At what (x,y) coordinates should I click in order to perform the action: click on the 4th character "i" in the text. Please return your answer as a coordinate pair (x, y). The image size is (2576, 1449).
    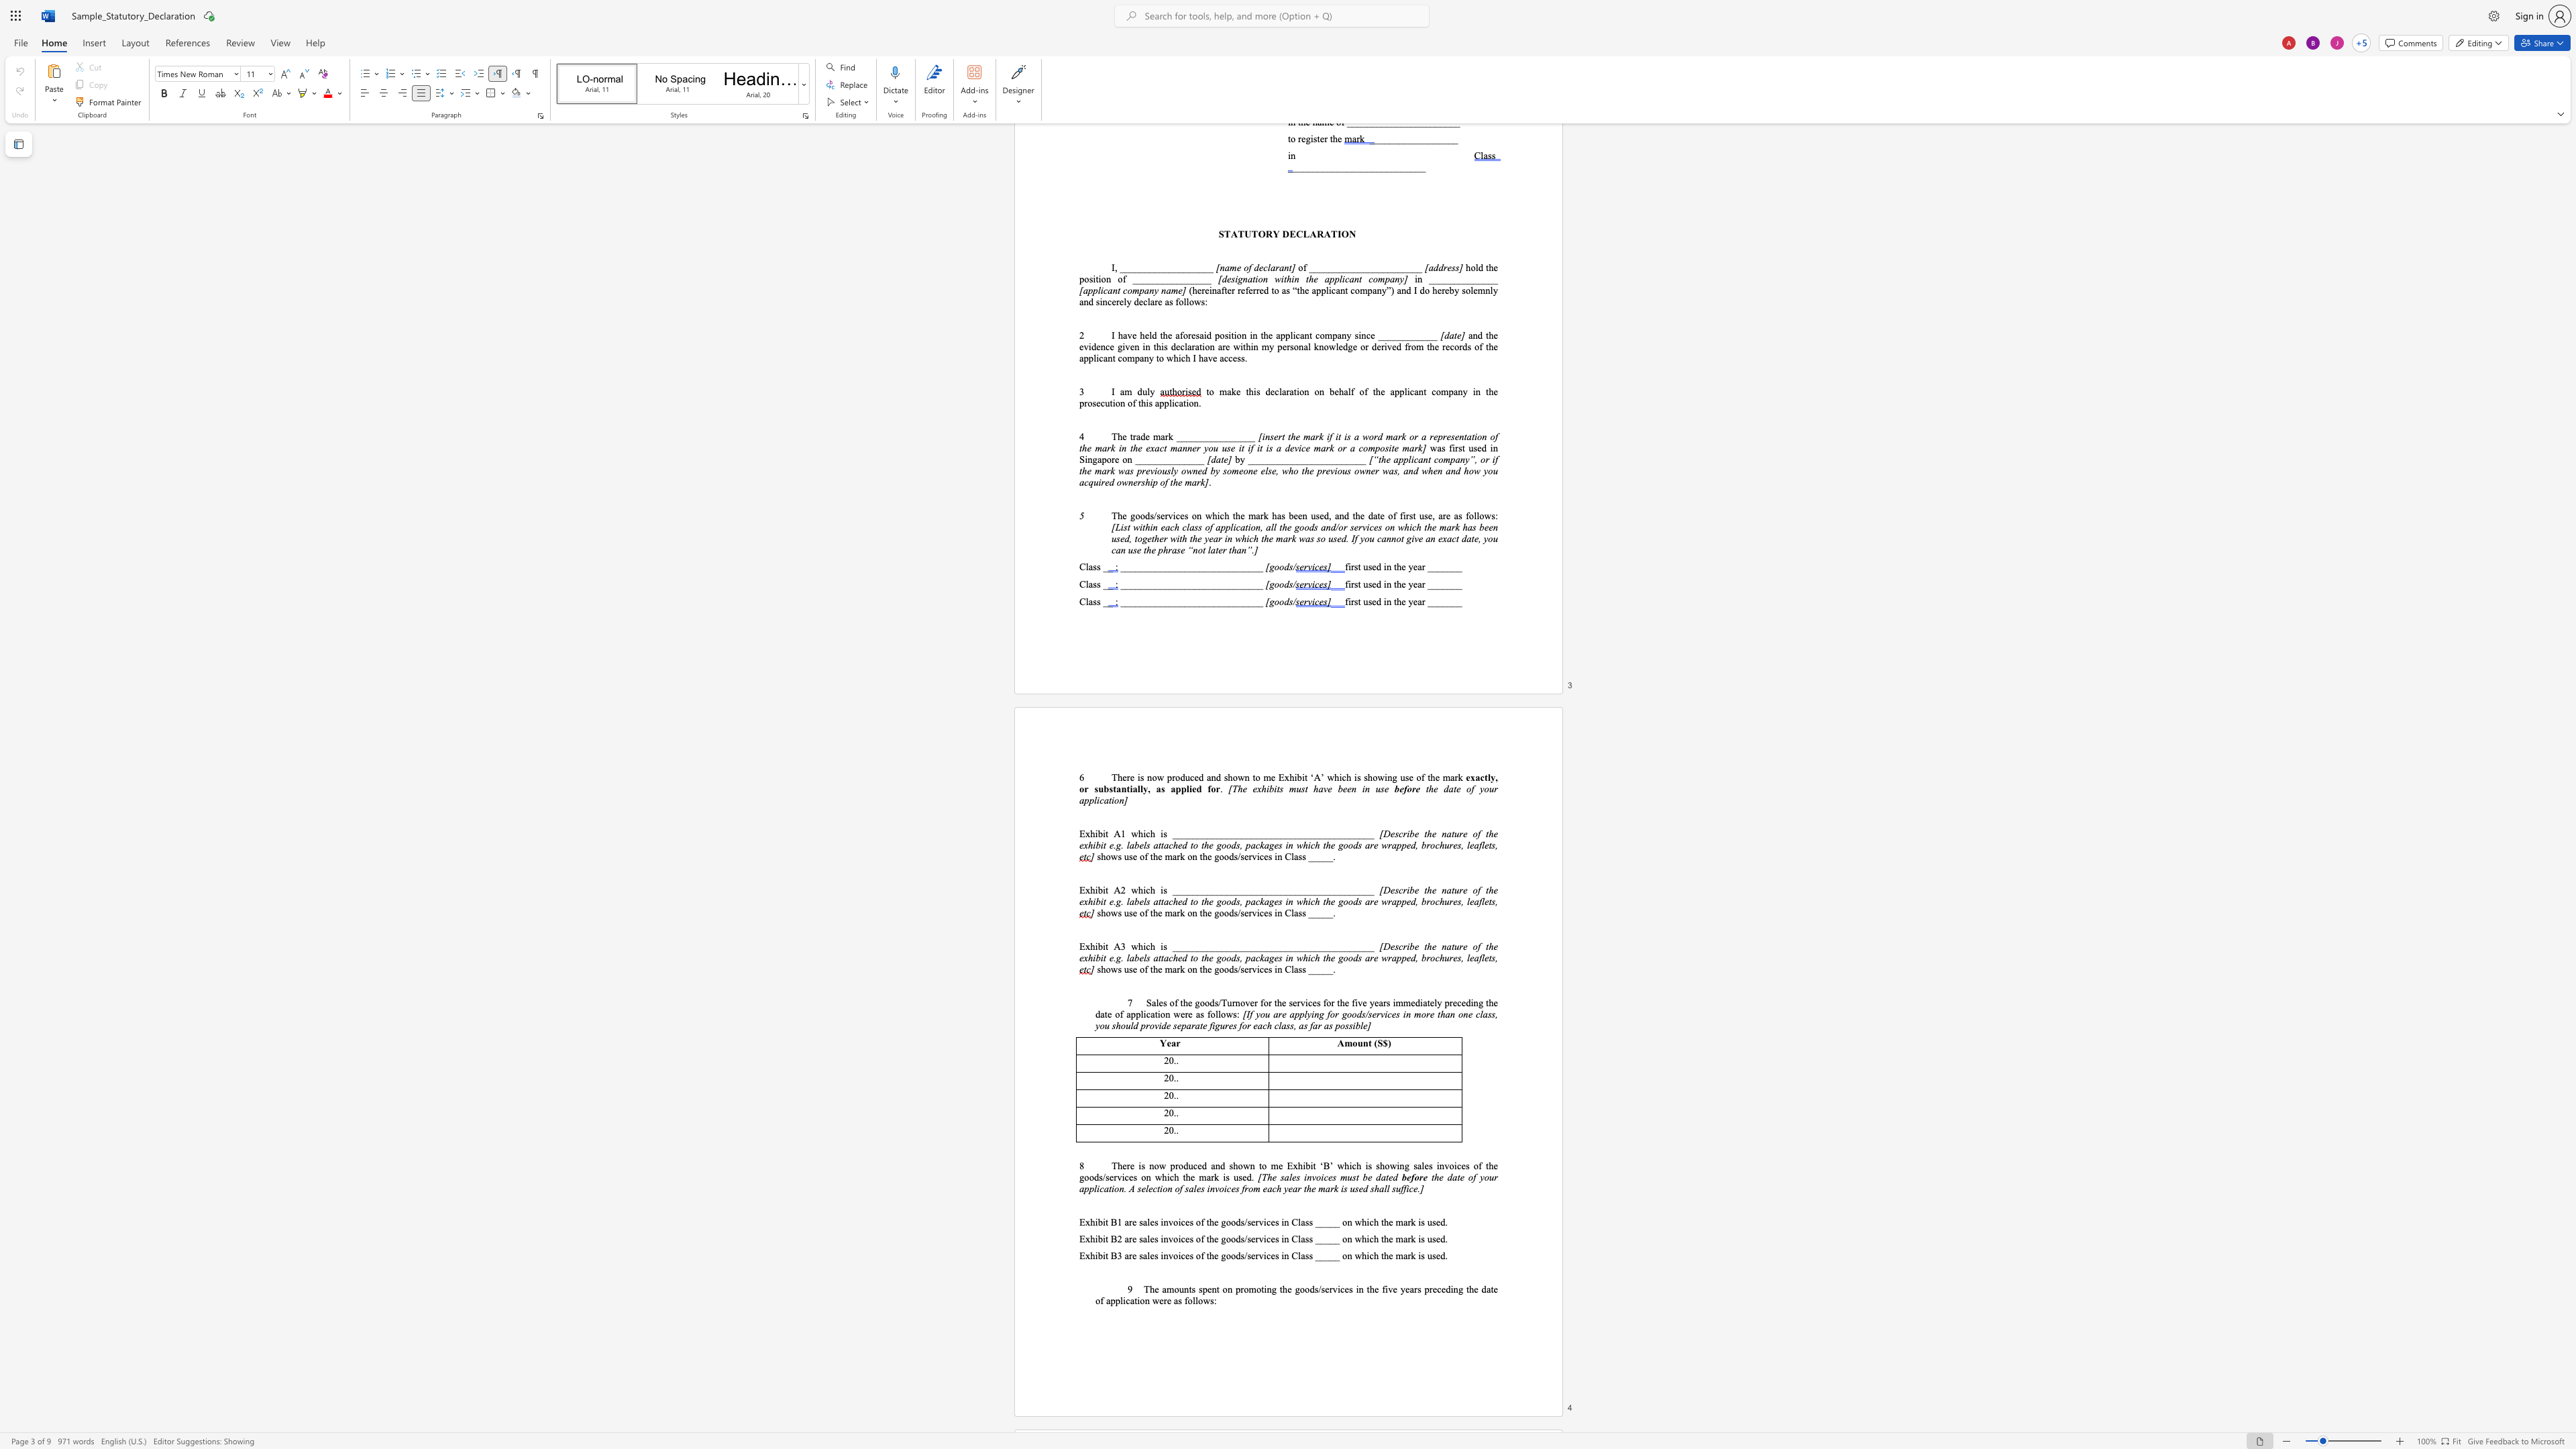
    Looking at the image, I should click on (1340, 776).